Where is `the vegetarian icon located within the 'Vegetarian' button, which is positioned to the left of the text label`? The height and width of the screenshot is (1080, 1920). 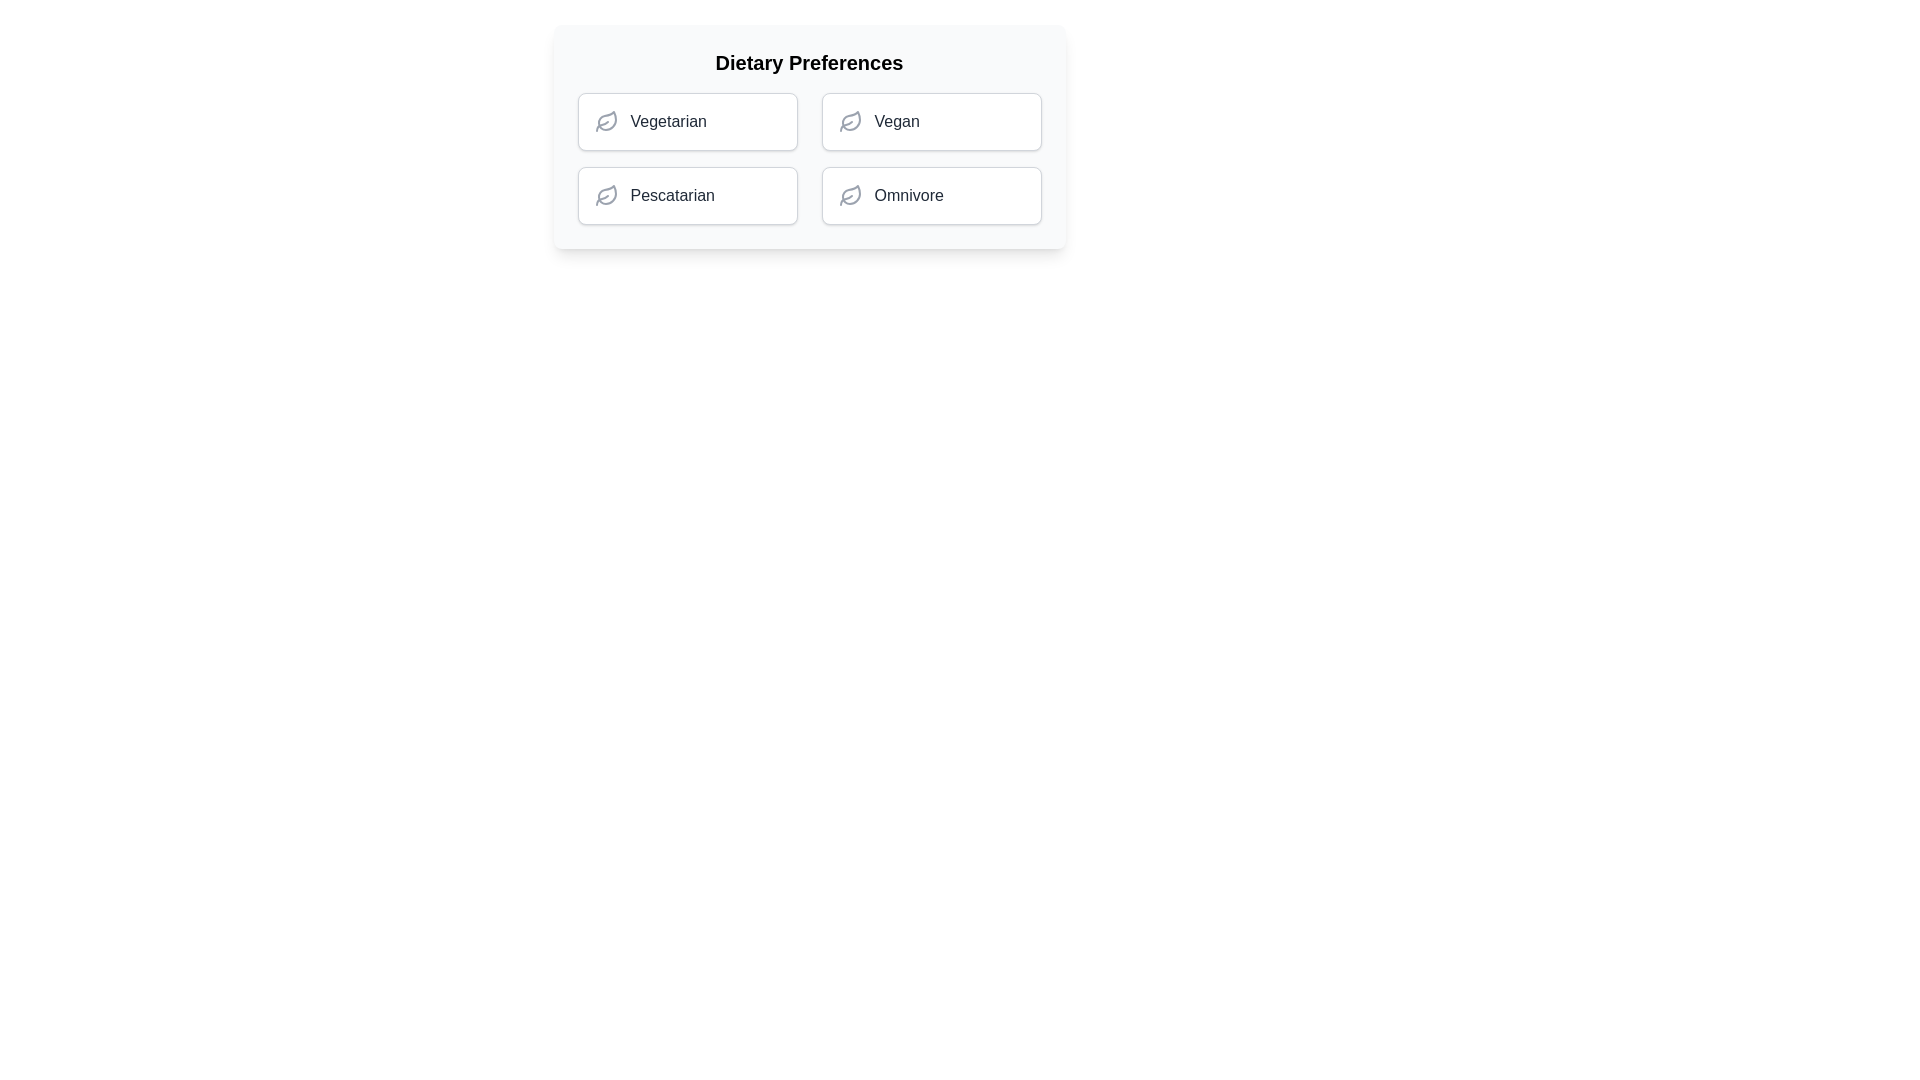 the vegetarian icon located within the 'Vegetarian' button, which is positioned to the left of the text label is located at coordinates (605, 122).